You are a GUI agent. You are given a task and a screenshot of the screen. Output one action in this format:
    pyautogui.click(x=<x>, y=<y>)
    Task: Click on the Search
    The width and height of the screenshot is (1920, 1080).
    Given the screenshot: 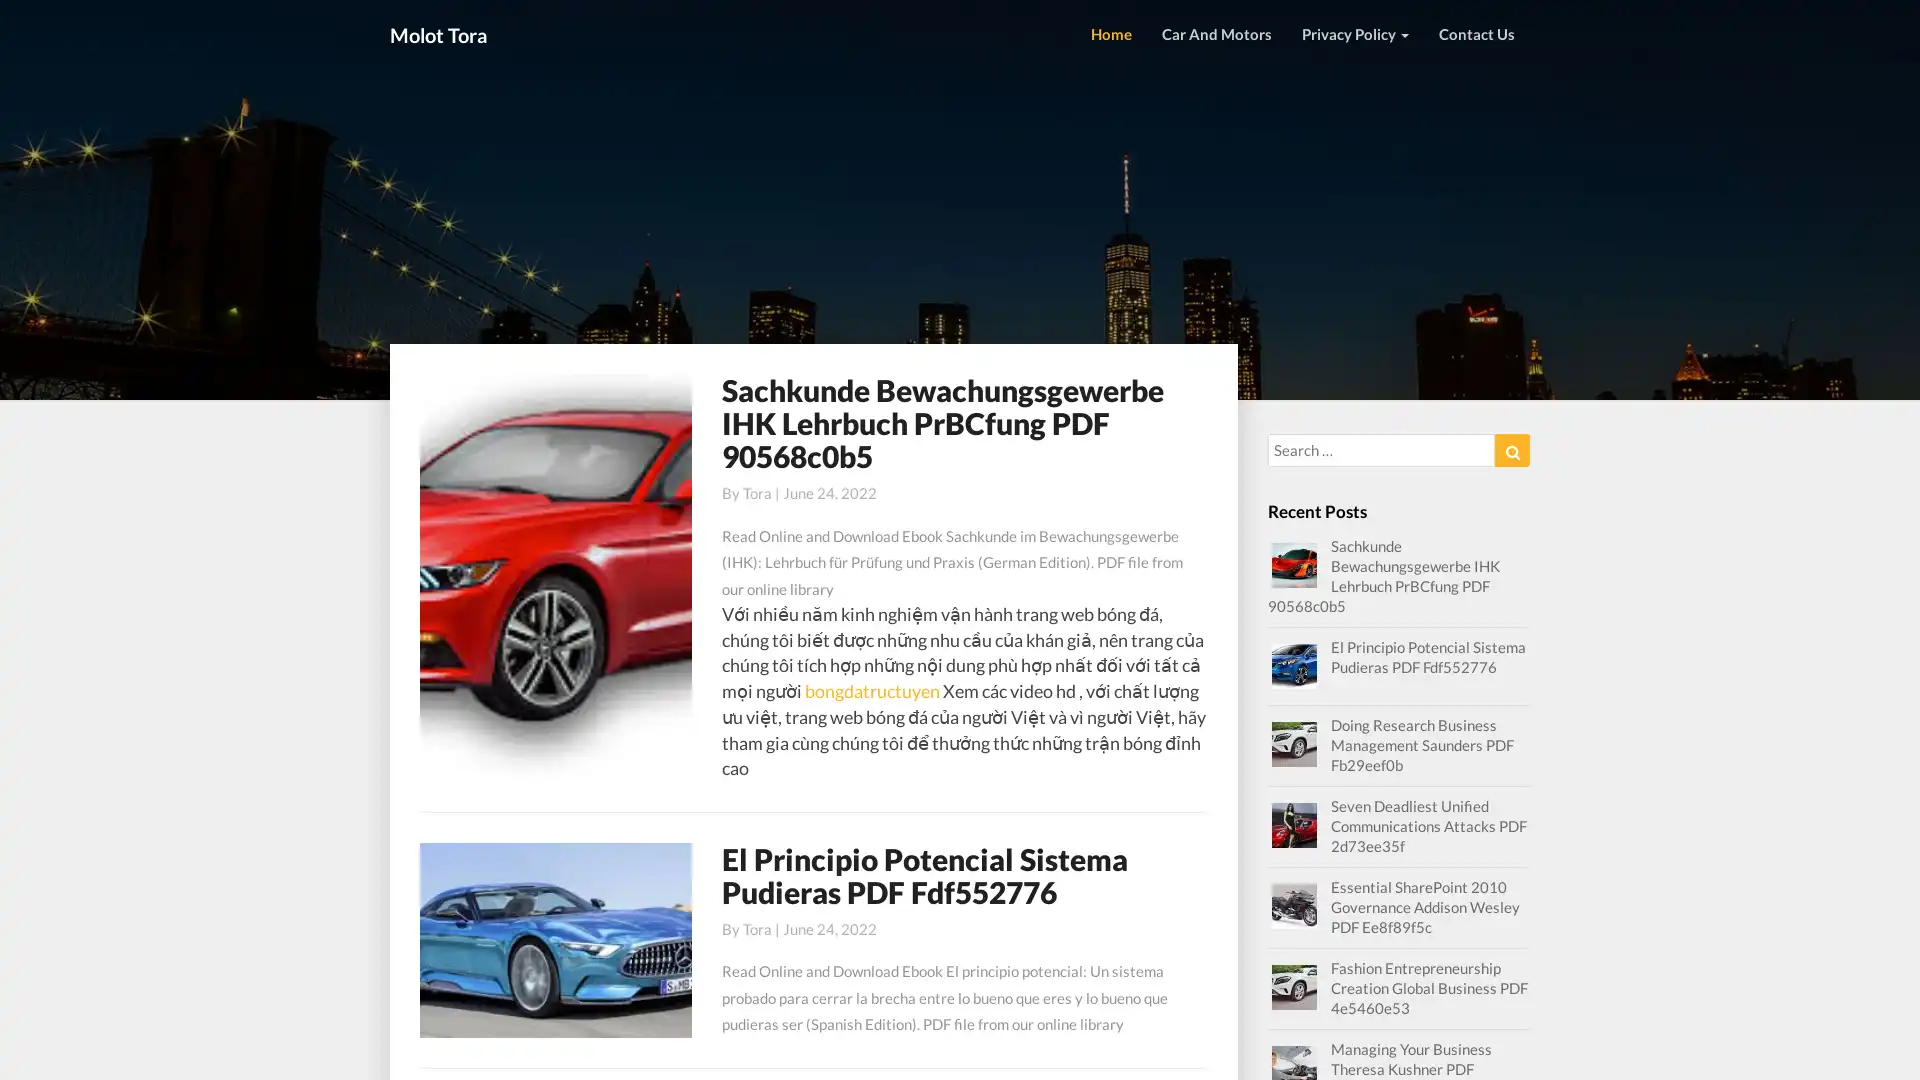 What is the action you would take?
    pyautogui.click(x=1512, y=450)
    